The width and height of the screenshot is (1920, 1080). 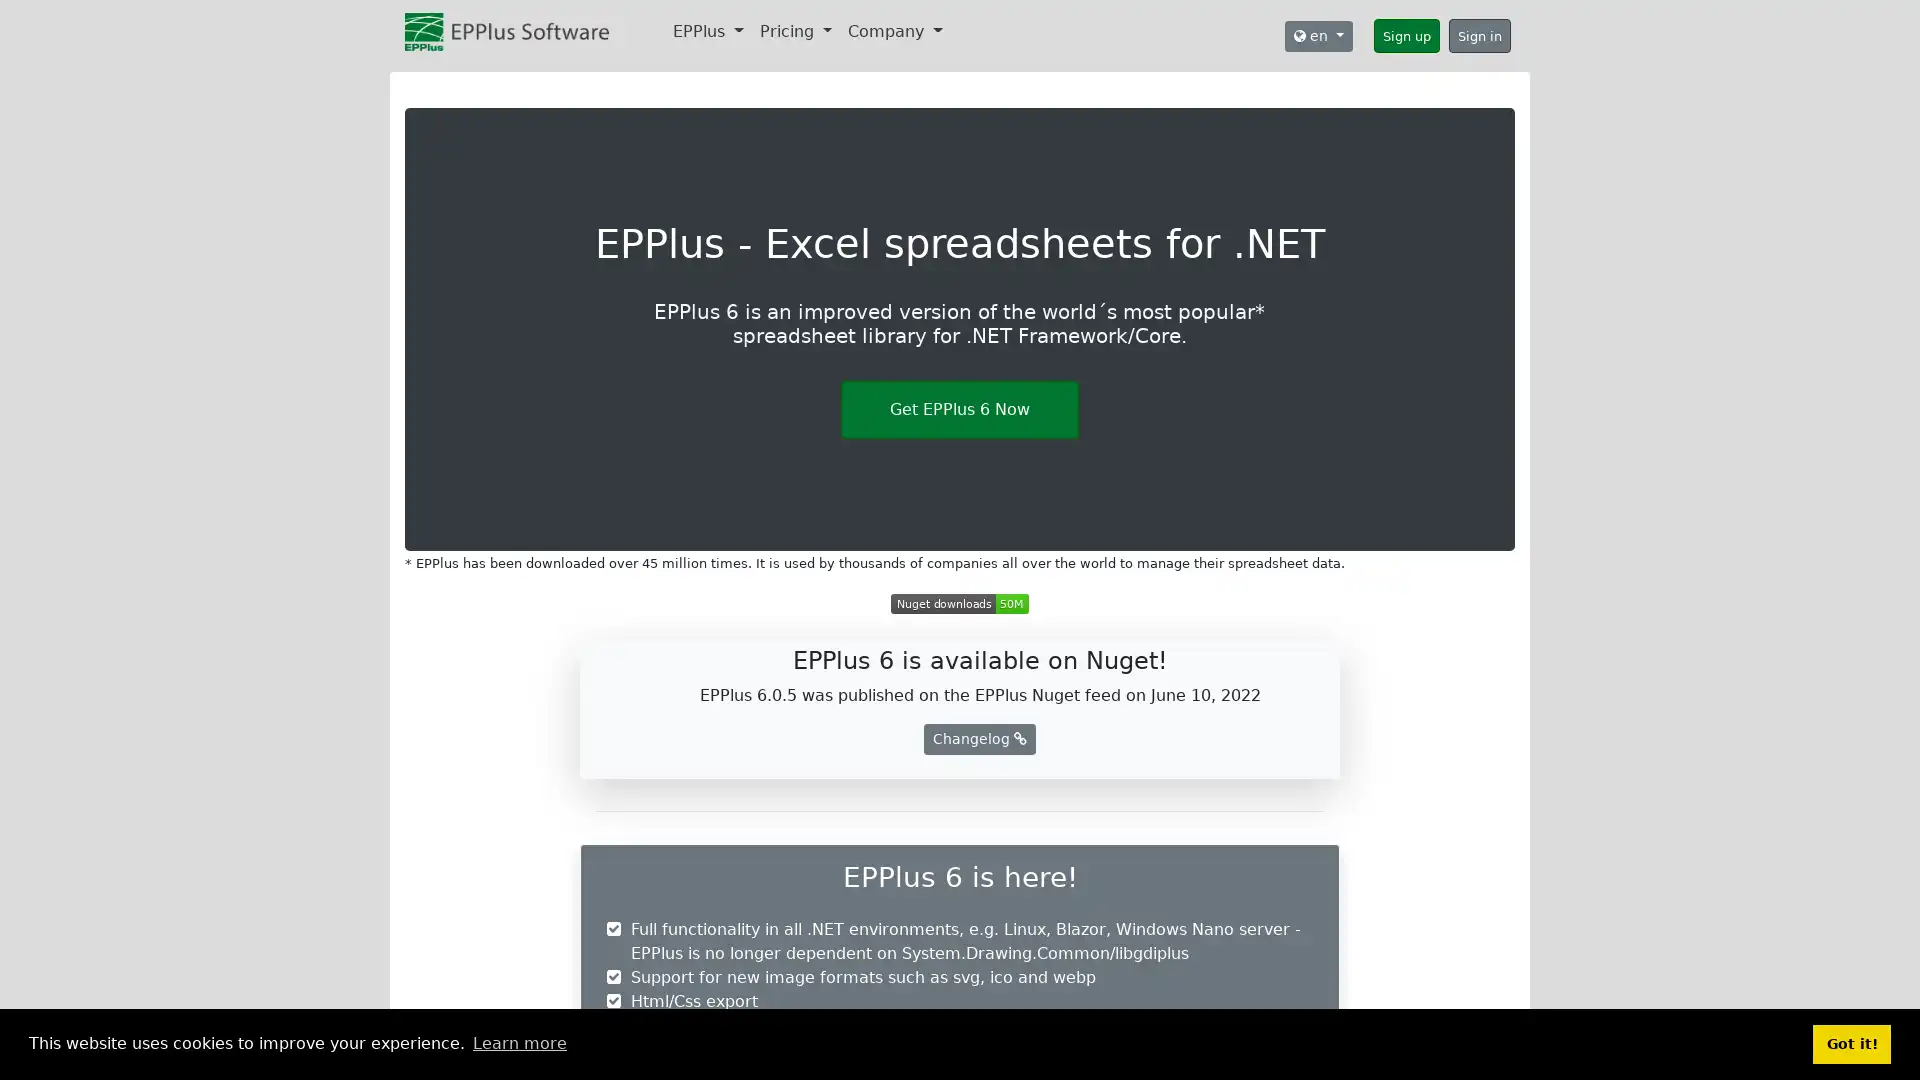 I want to click on dismiss cookie message, so click(x=1851, y=1043).